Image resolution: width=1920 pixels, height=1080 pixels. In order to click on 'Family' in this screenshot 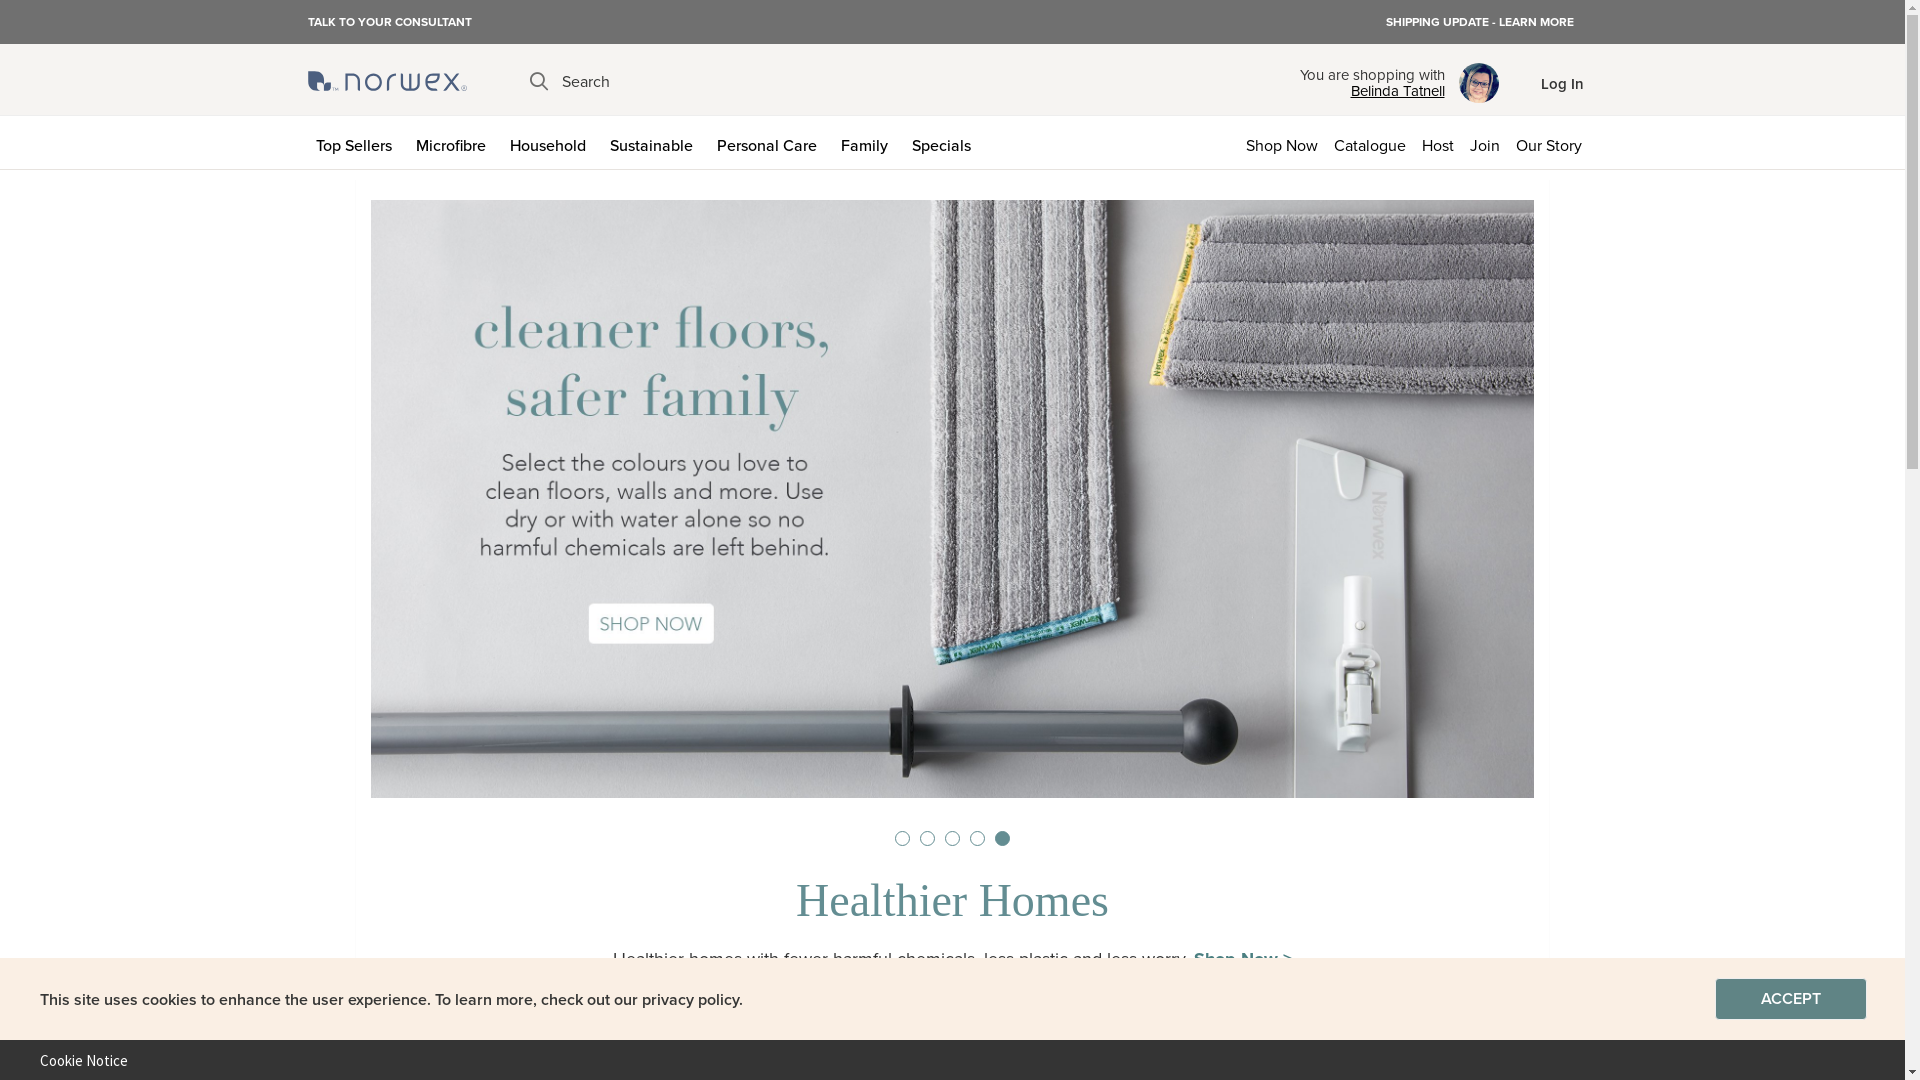, I will do `click(867, 141)`.